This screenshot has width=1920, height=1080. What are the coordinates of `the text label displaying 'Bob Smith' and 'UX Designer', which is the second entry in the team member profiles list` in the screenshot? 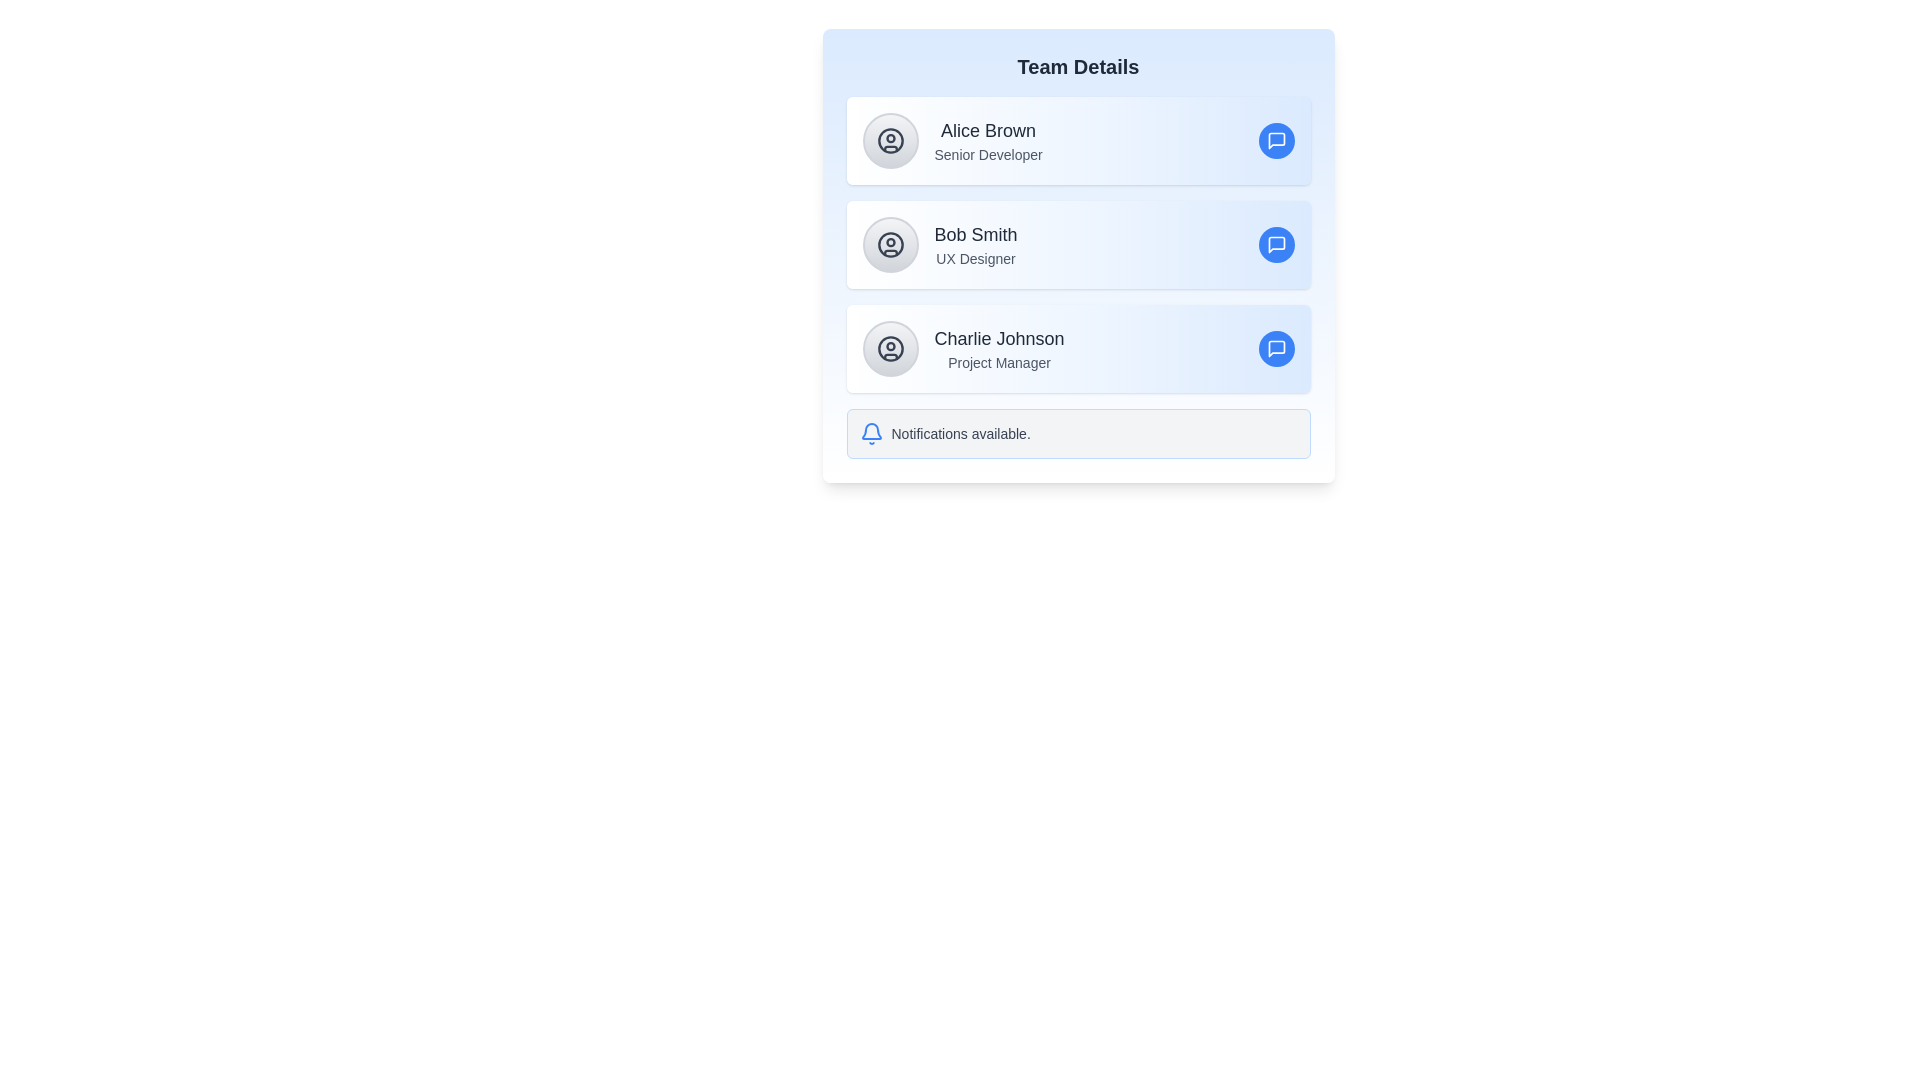 It's located at (975, 244).